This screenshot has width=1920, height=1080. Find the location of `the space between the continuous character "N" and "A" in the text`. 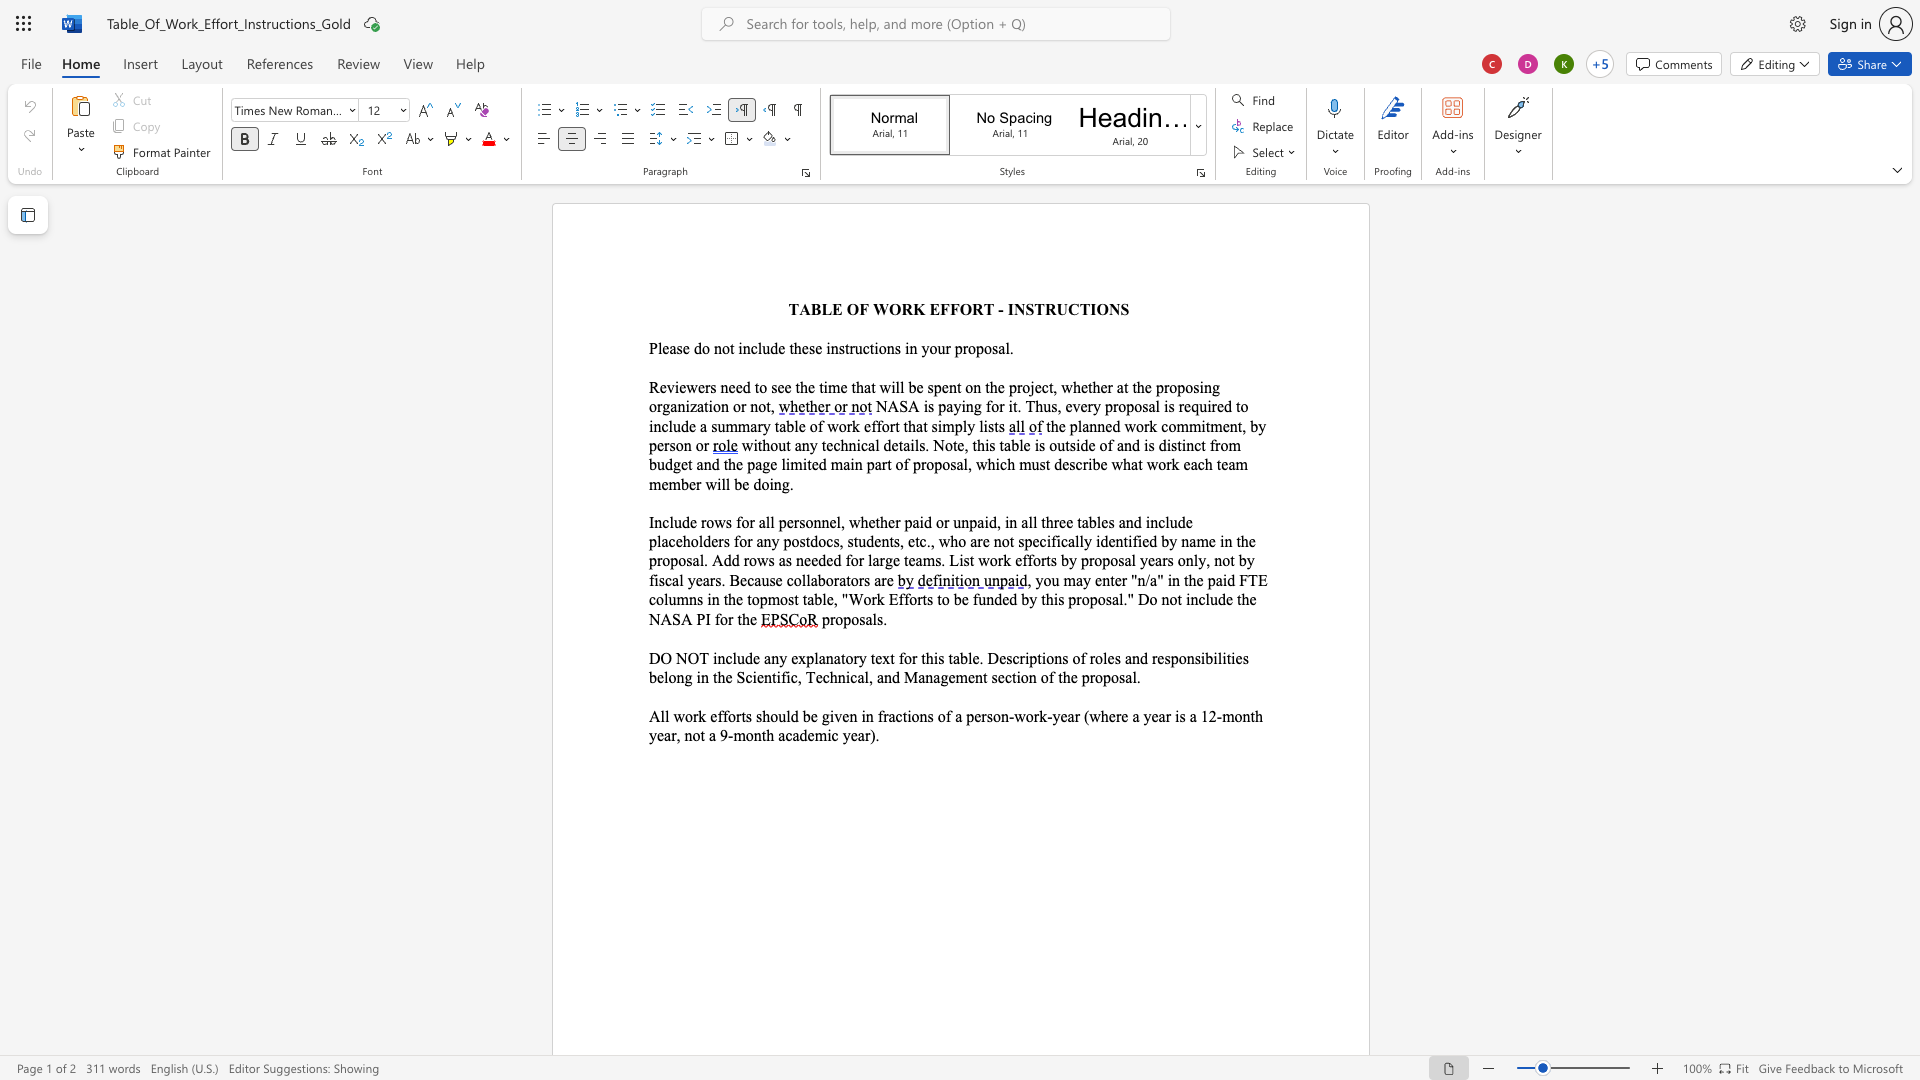

the space between the continuous character "N" and "A" in the text is located at coordinates (886, 405).